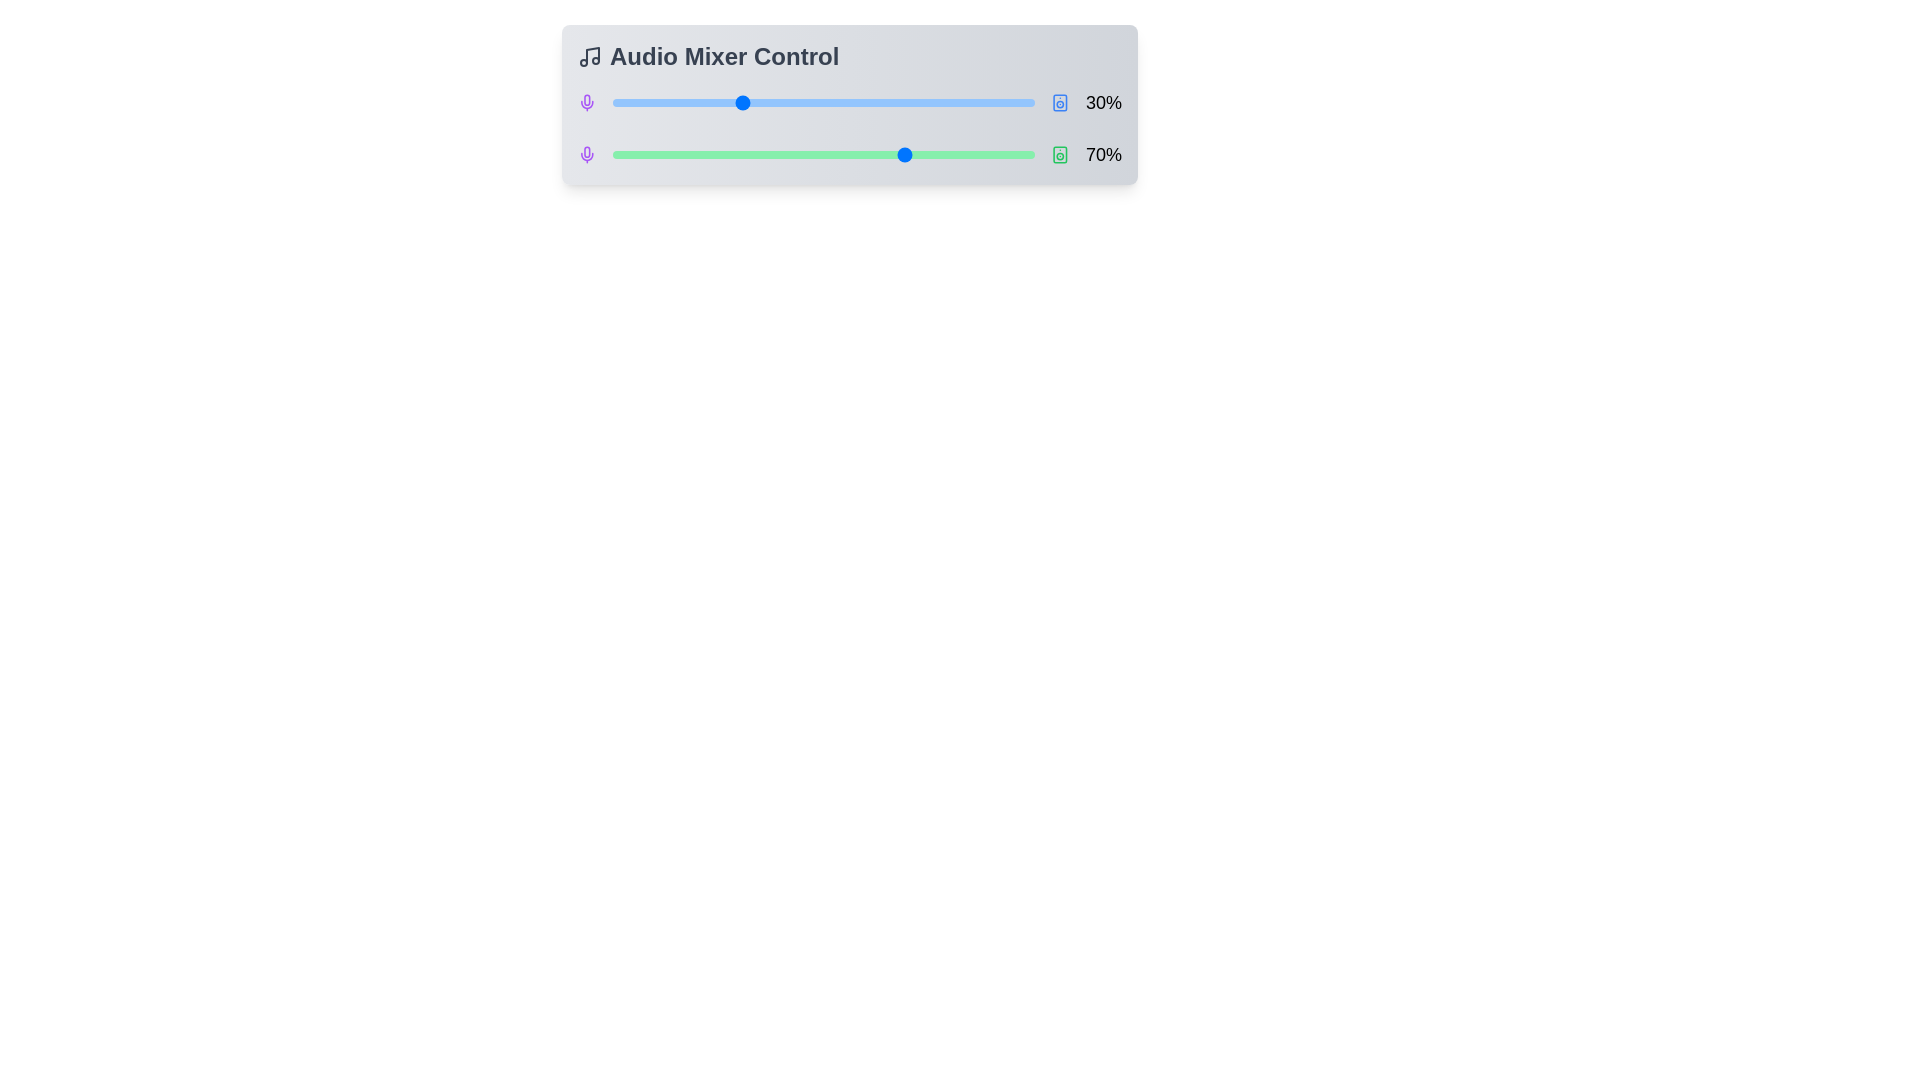 The image size is (1920, 1080). I want to click on the microphone icon located at the far left in the first row of the Audio Mixer Control section, which symbolizes an audio input device, so click(586, 151).